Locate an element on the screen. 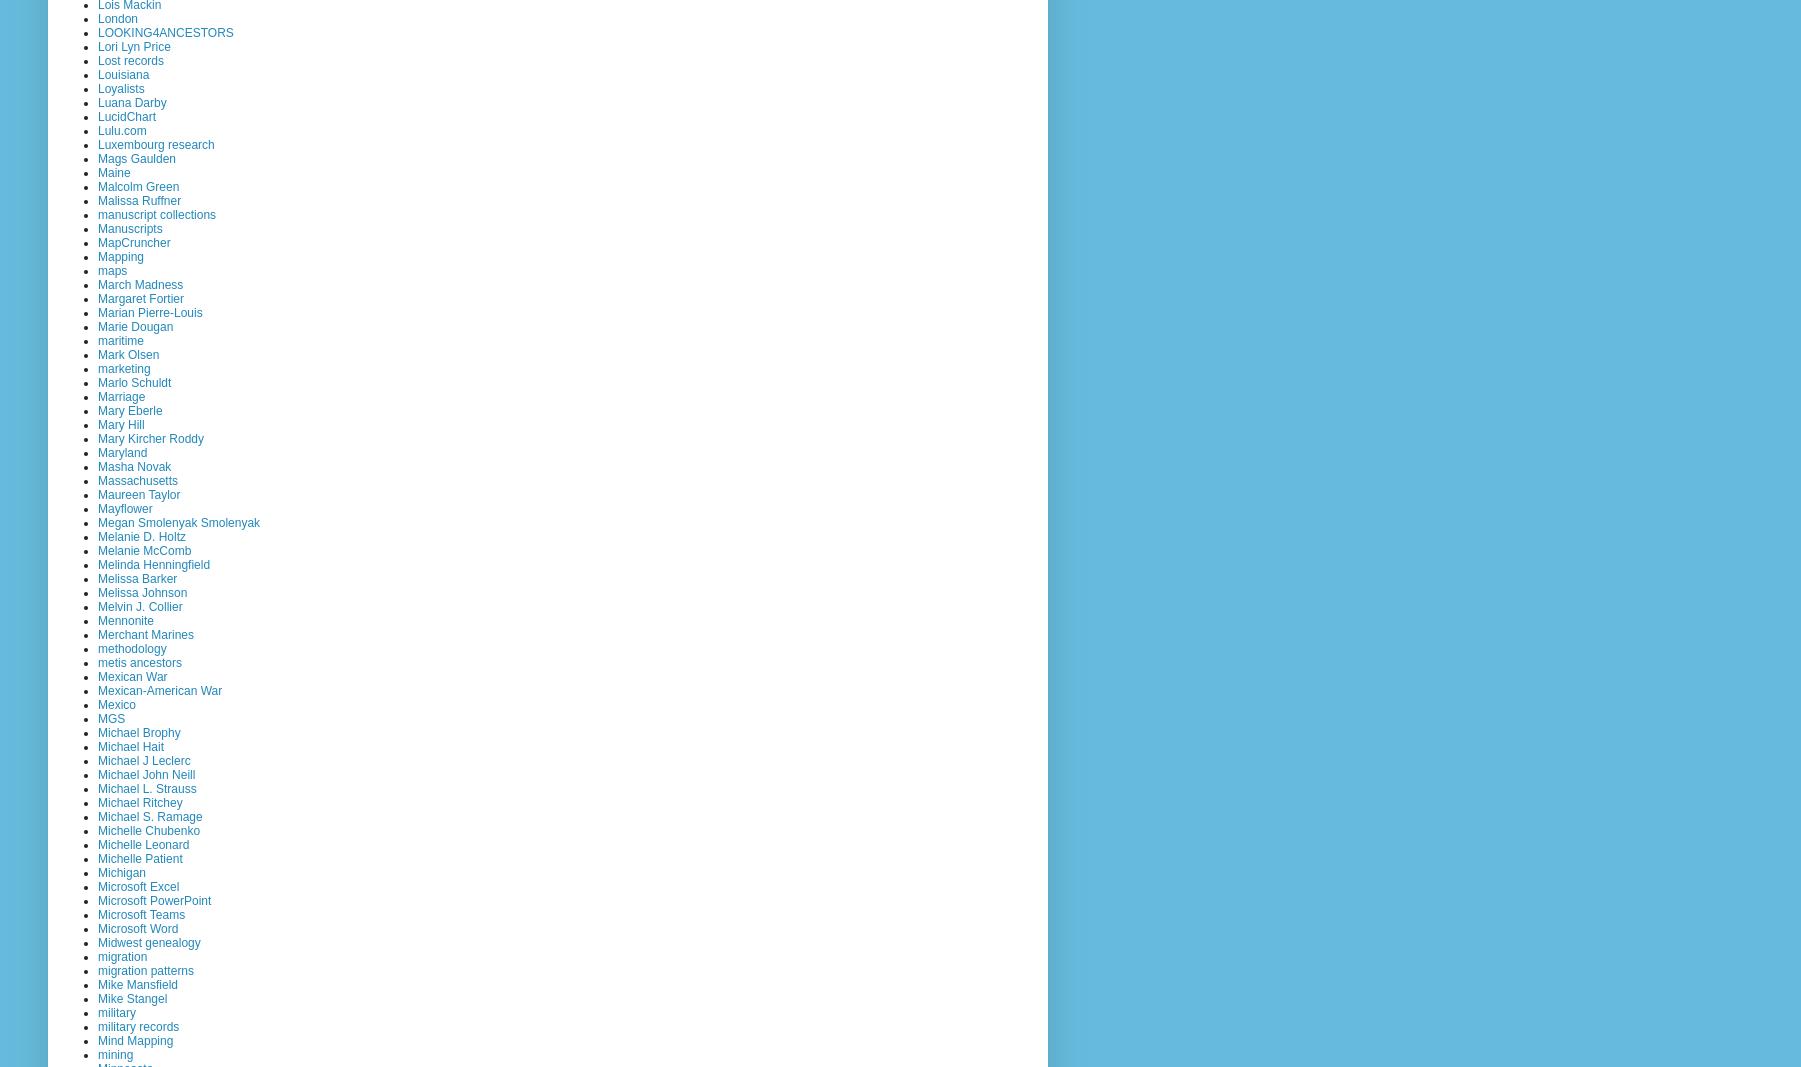  'Michelle Chubenko' is located at coordinates (148, 829).